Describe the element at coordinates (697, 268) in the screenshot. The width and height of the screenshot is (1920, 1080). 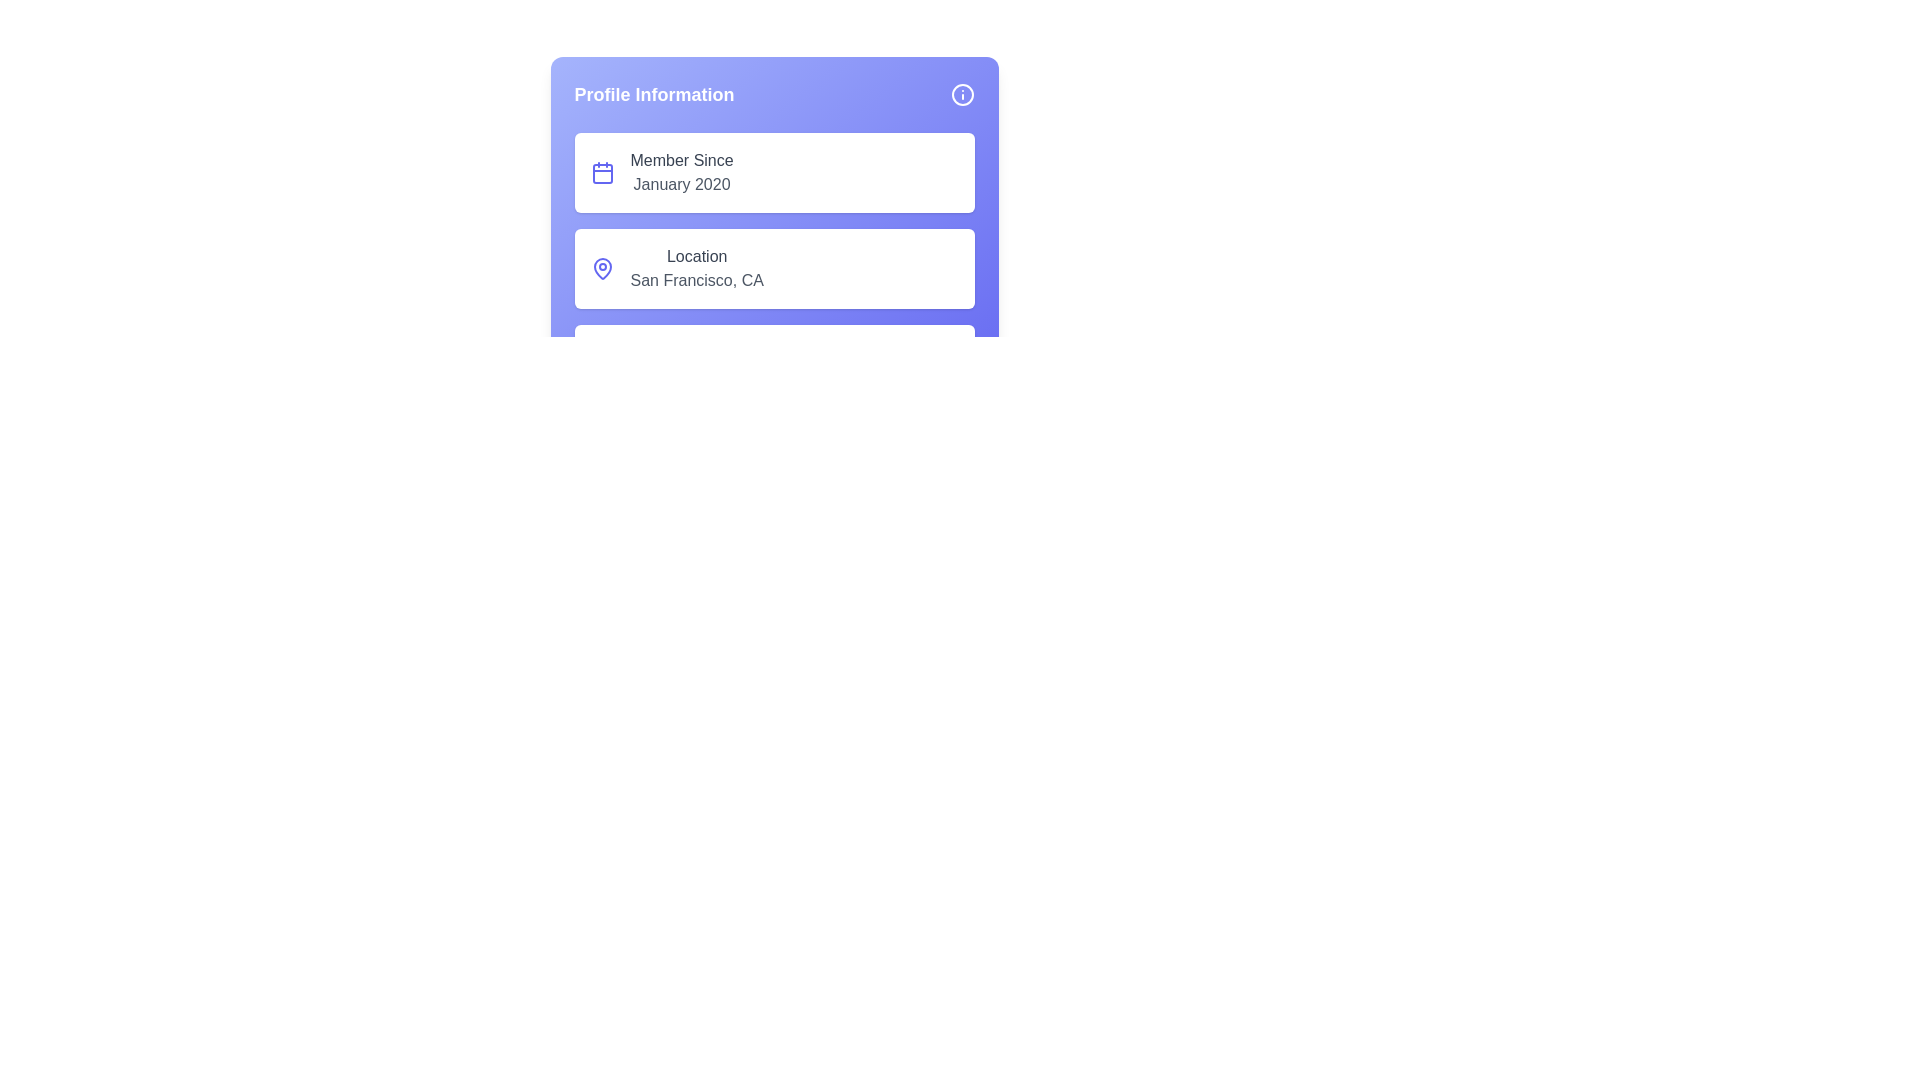
I see `the text display that informs users about the profile's location, positioned below the 'Member Since' section in the profile information card` at that location.